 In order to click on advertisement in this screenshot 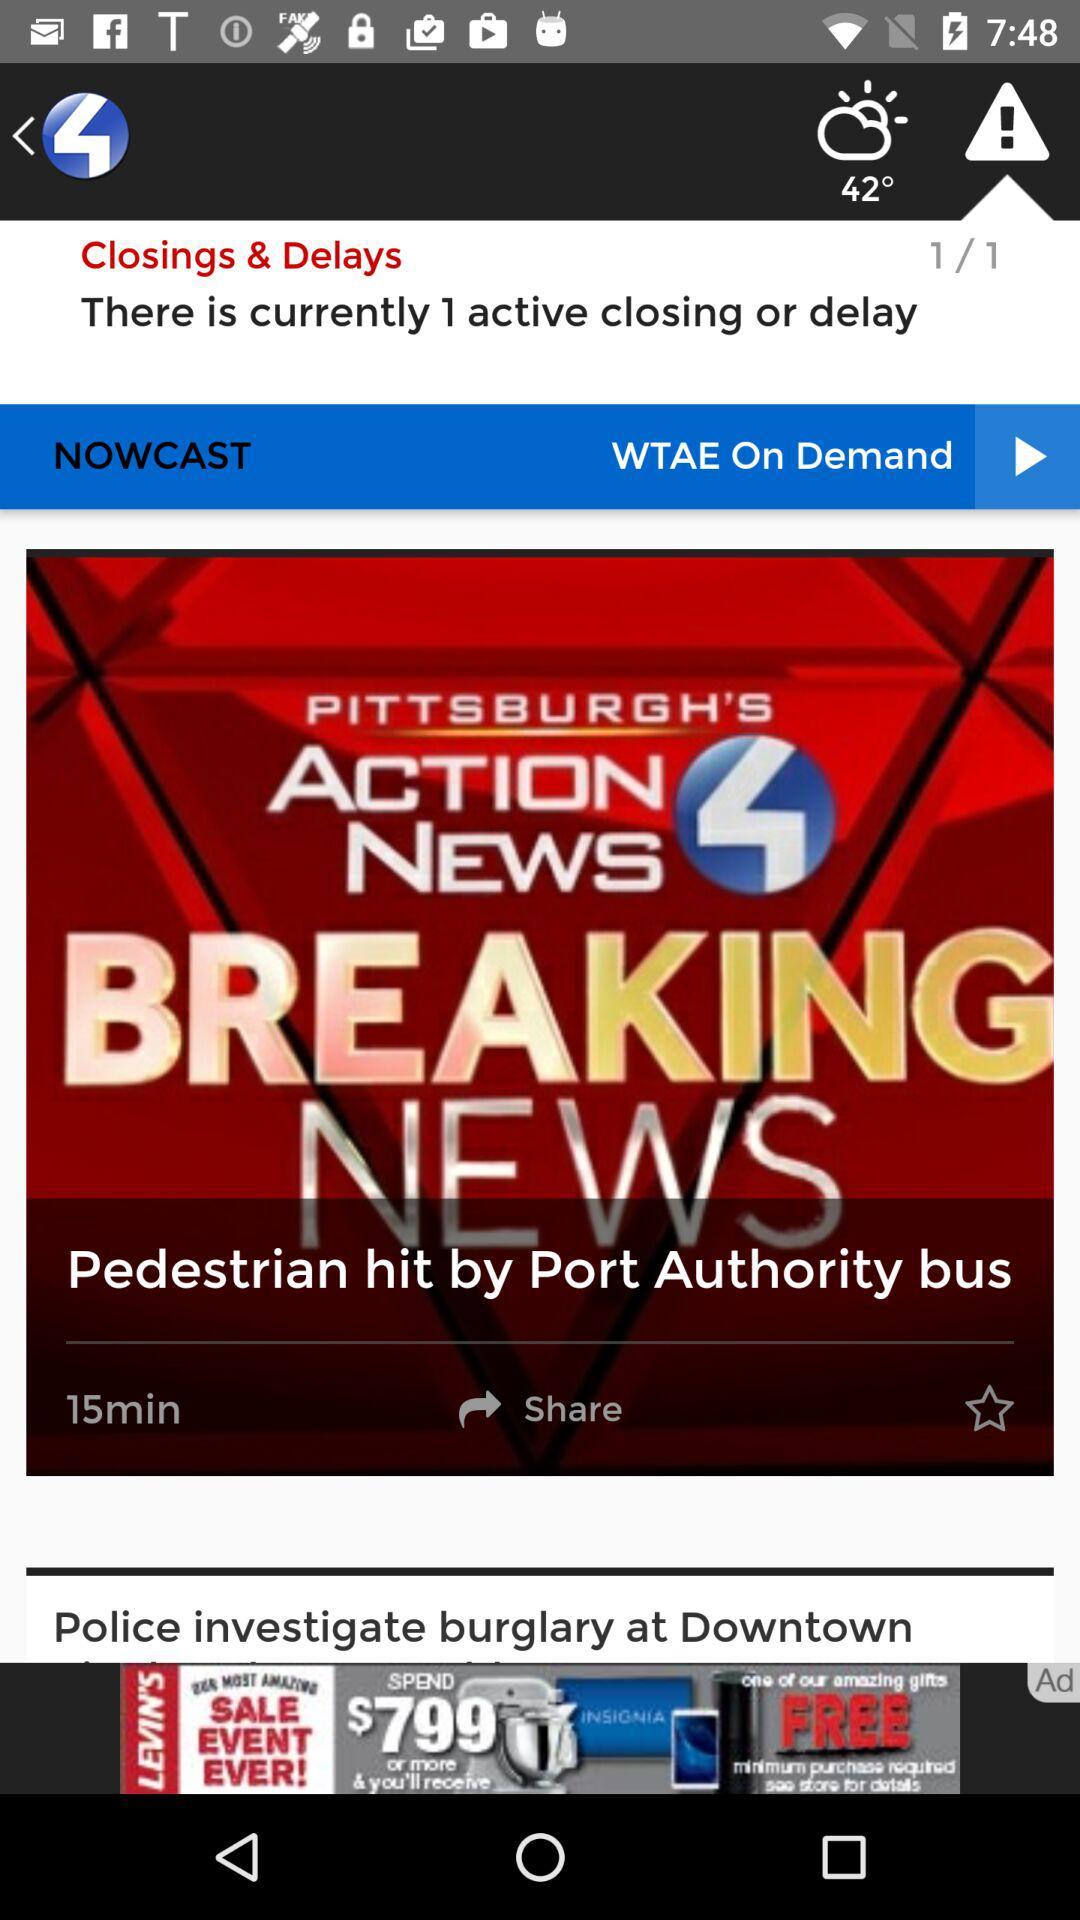, I will do `click(540, 1727)`.